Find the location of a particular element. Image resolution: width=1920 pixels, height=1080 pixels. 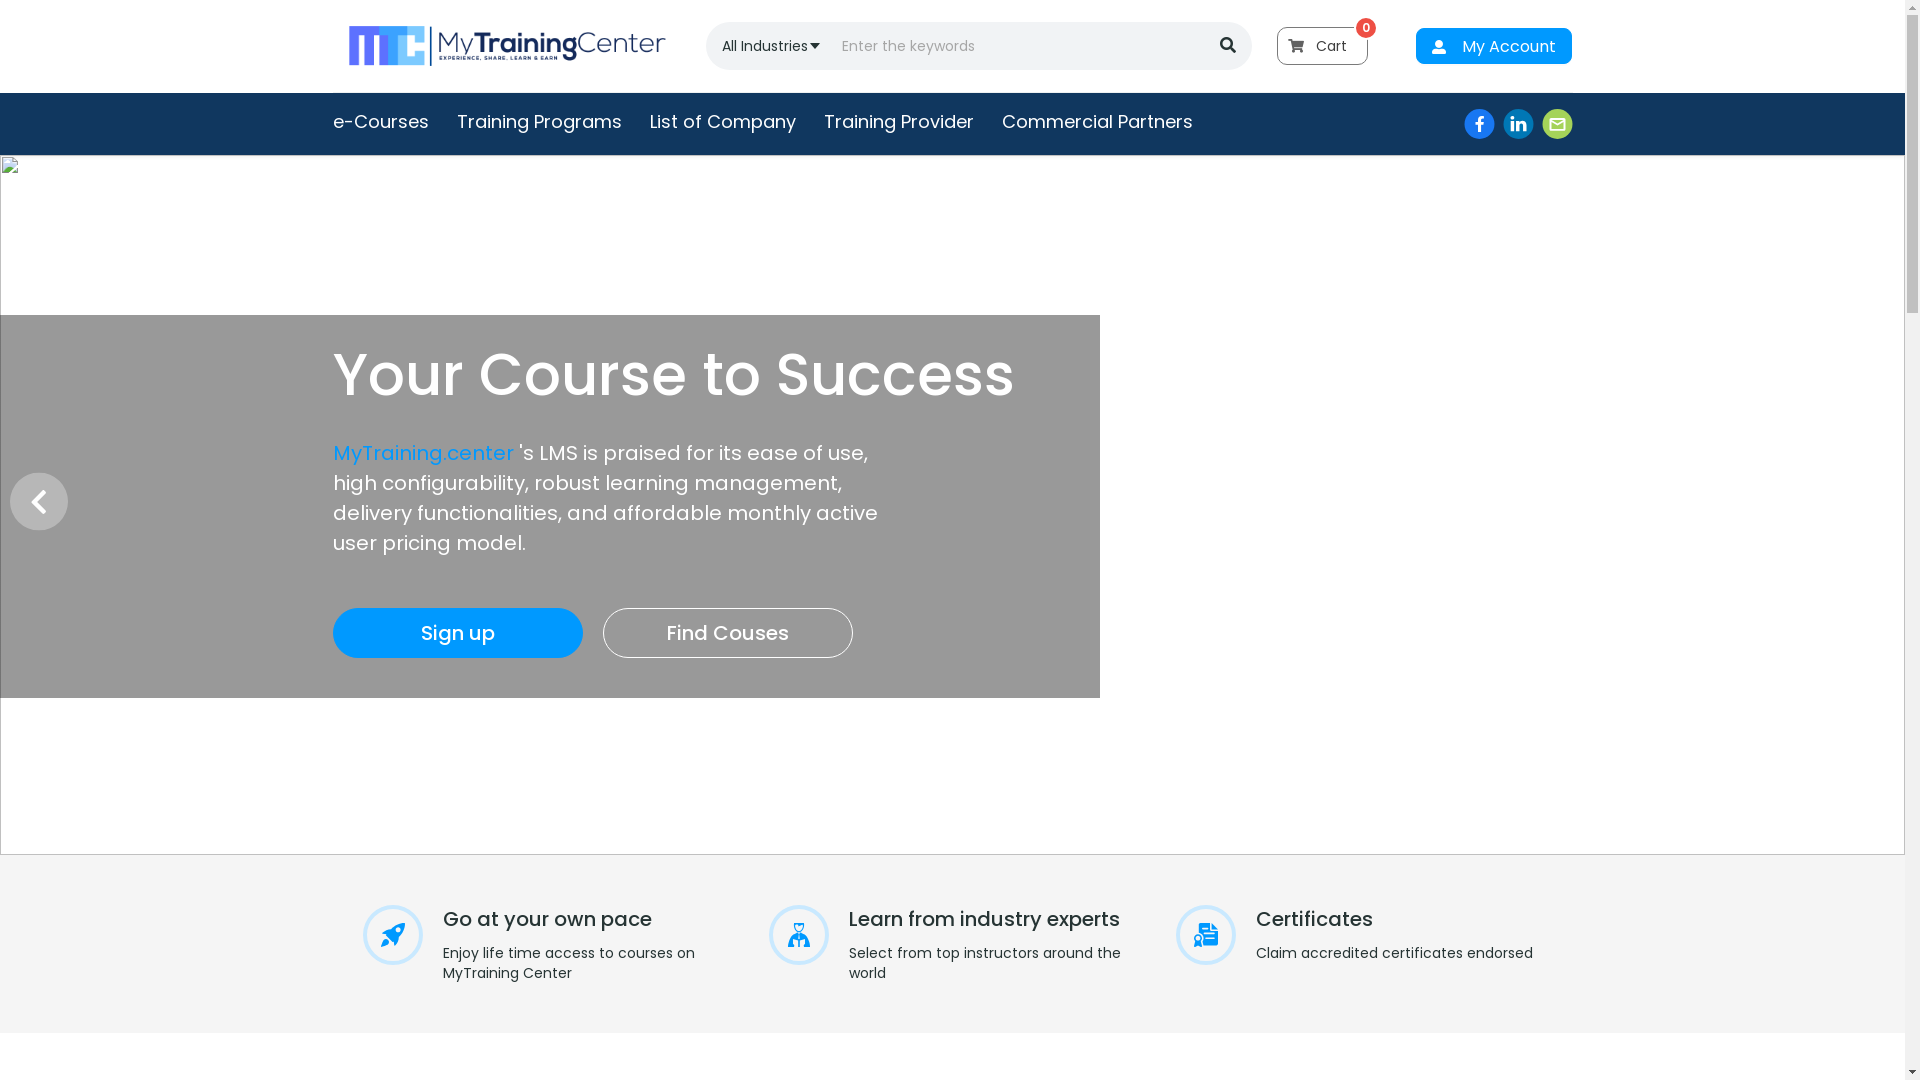

'Sign up' is located at coordinates (331, 632).